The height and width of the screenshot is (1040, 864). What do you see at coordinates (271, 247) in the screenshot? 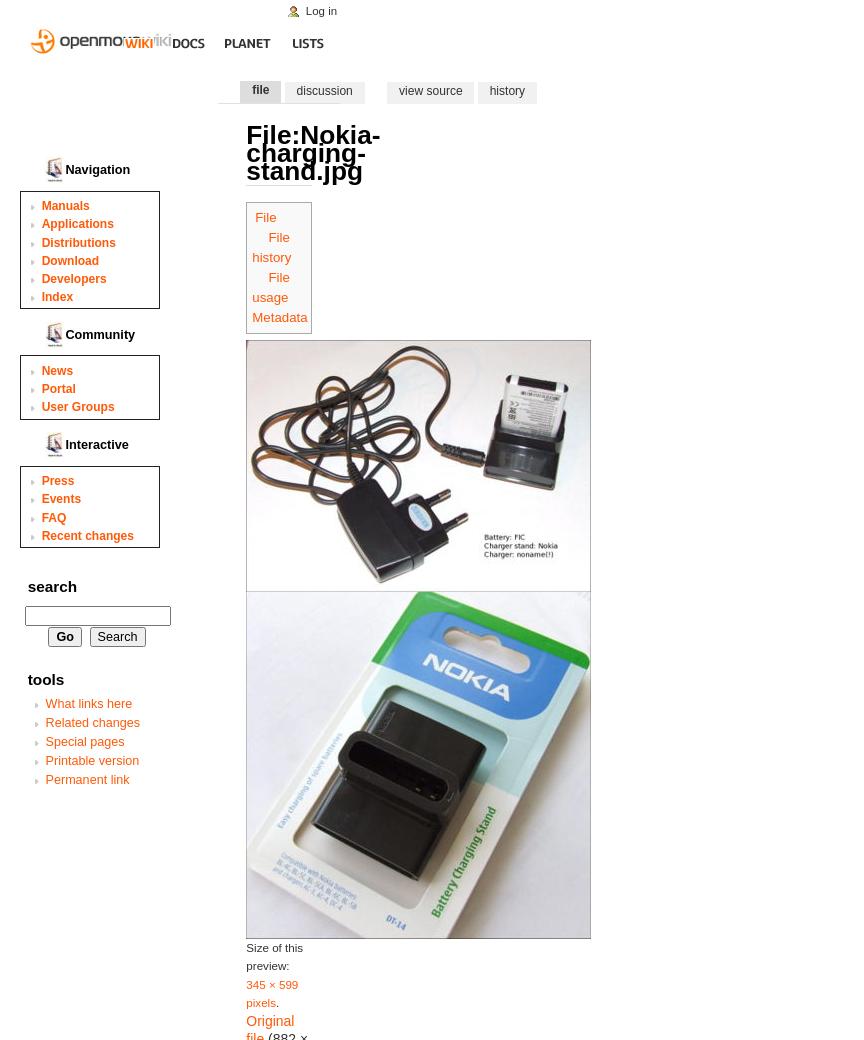
I see `'File history'` at bounding box center [271, 247].